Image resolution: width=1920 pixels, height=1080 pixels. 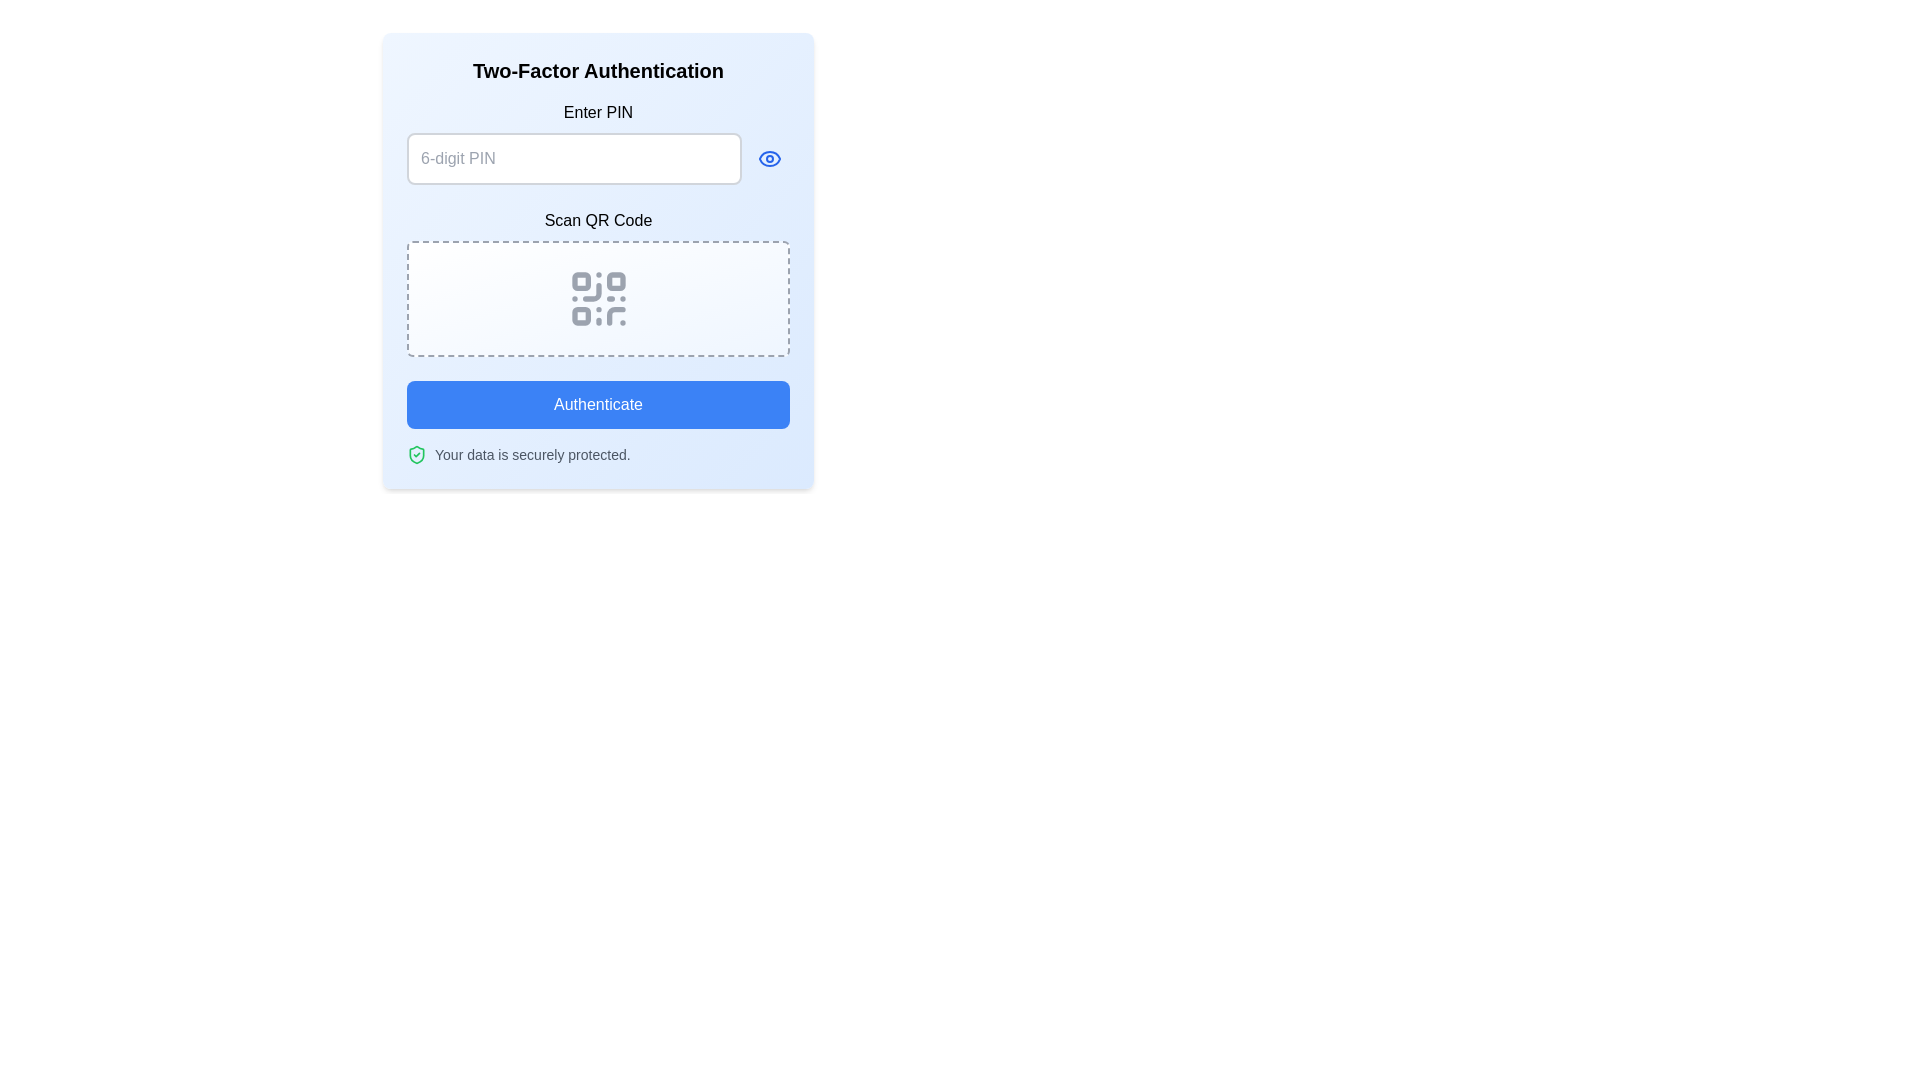 I want to click on the Text Input (Password) element used for entering a 6-digit PIN by tabbing to it, so click(x=573, y=157).